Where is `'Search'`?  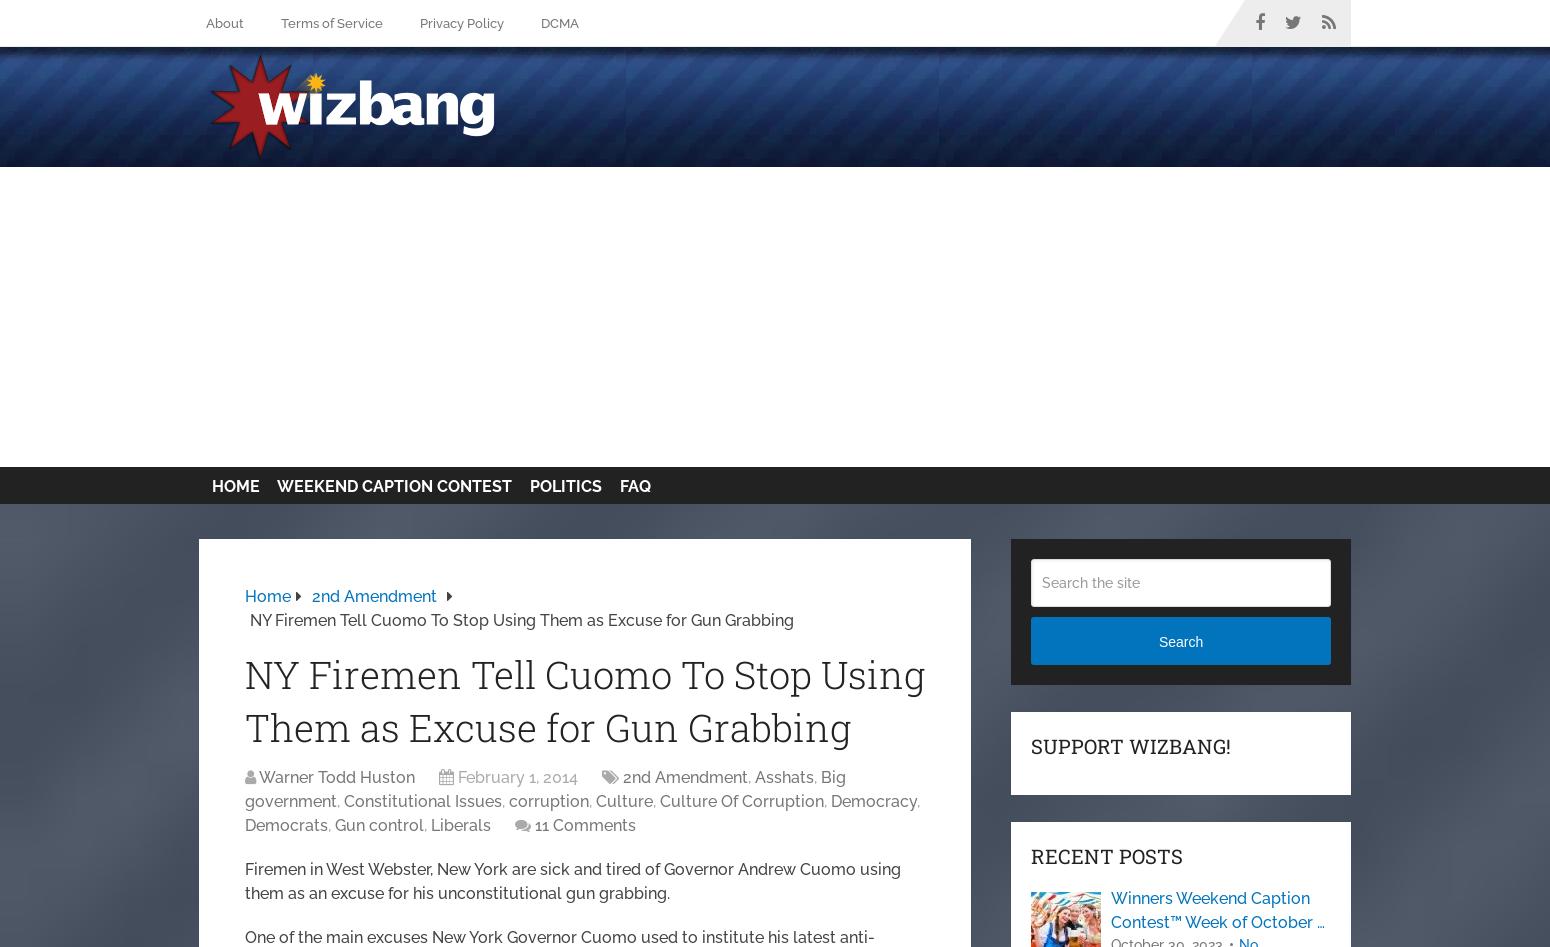
'Search' is located at coordinates (1180, 641).